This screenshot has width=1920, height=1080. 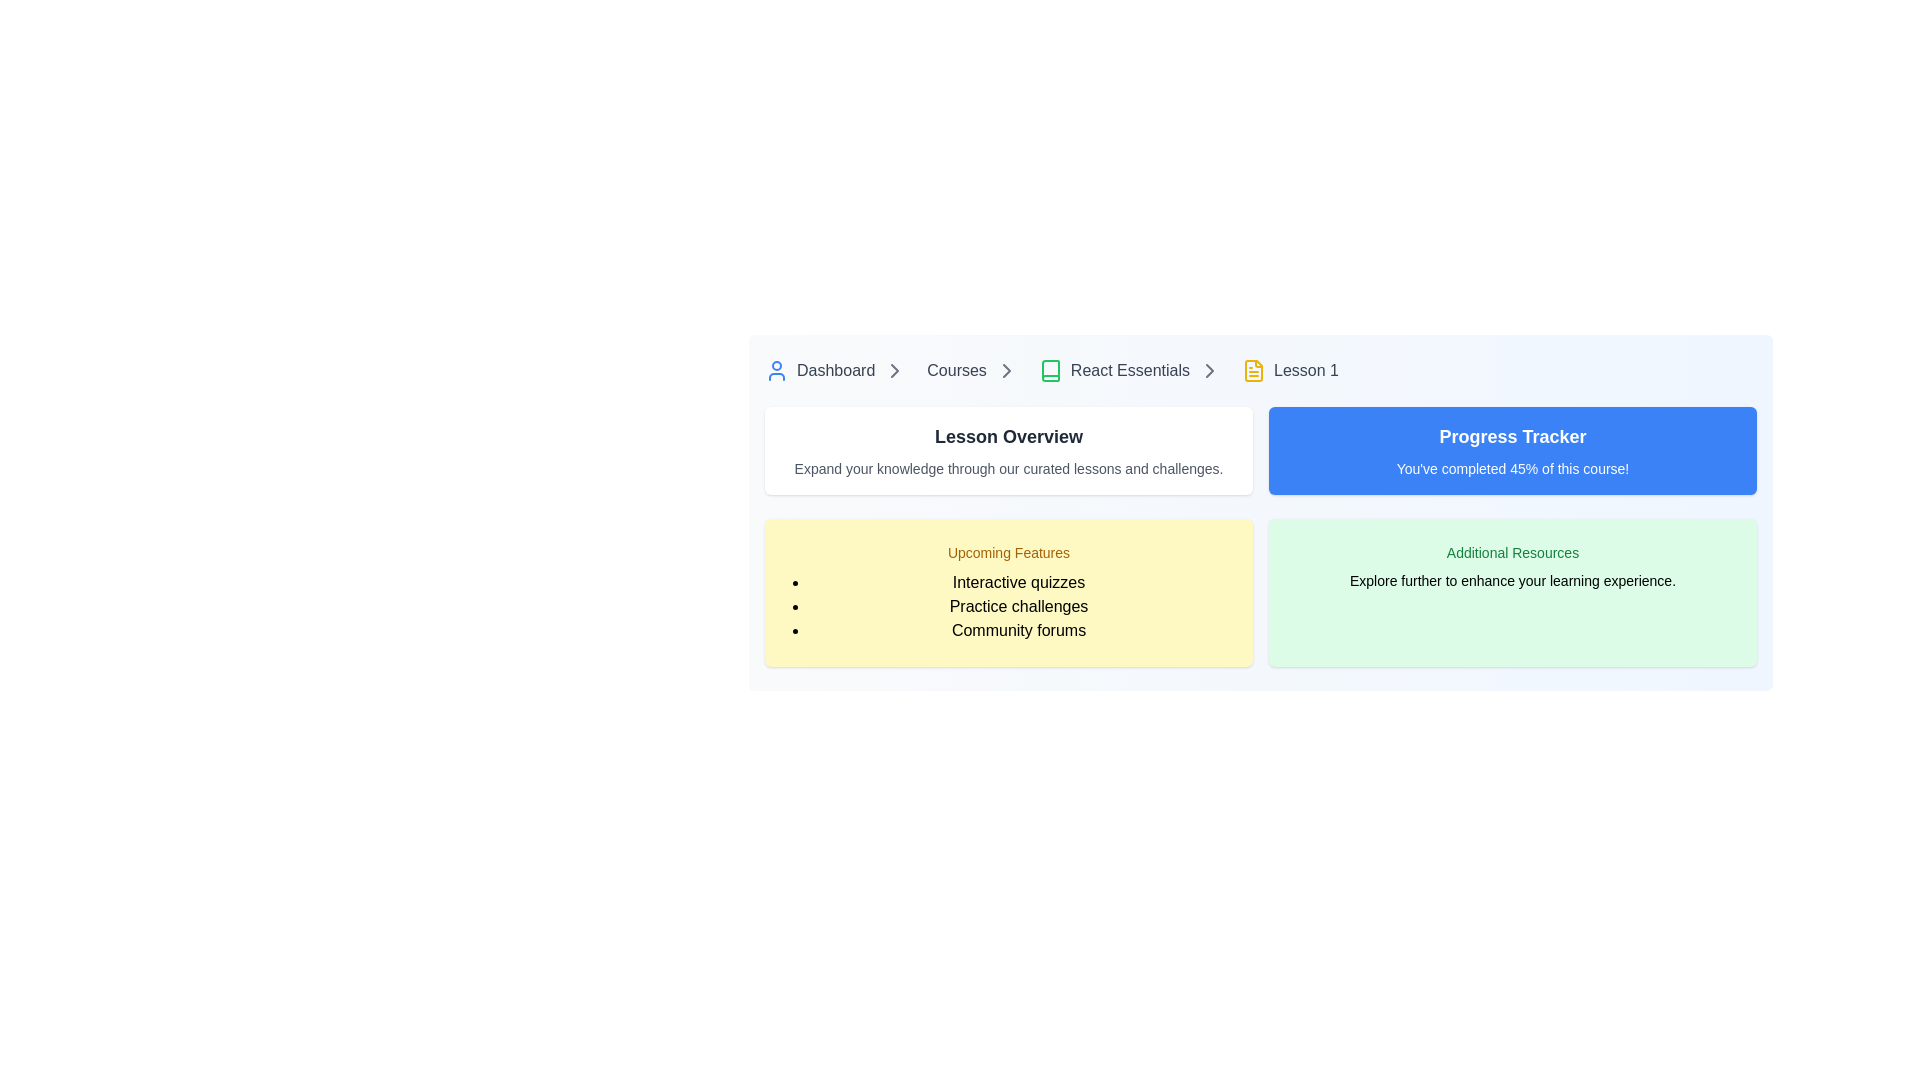 What do you see at coordinates (977, 370) in the screenshot?
I see `the 'Courses' breadcrumb navigation link, which is styled with bold text and located between 'Dashboard' and 'React Essentials' in the breadcrumb navigation bar at the top of the interface` at bounding box center [977, 370].